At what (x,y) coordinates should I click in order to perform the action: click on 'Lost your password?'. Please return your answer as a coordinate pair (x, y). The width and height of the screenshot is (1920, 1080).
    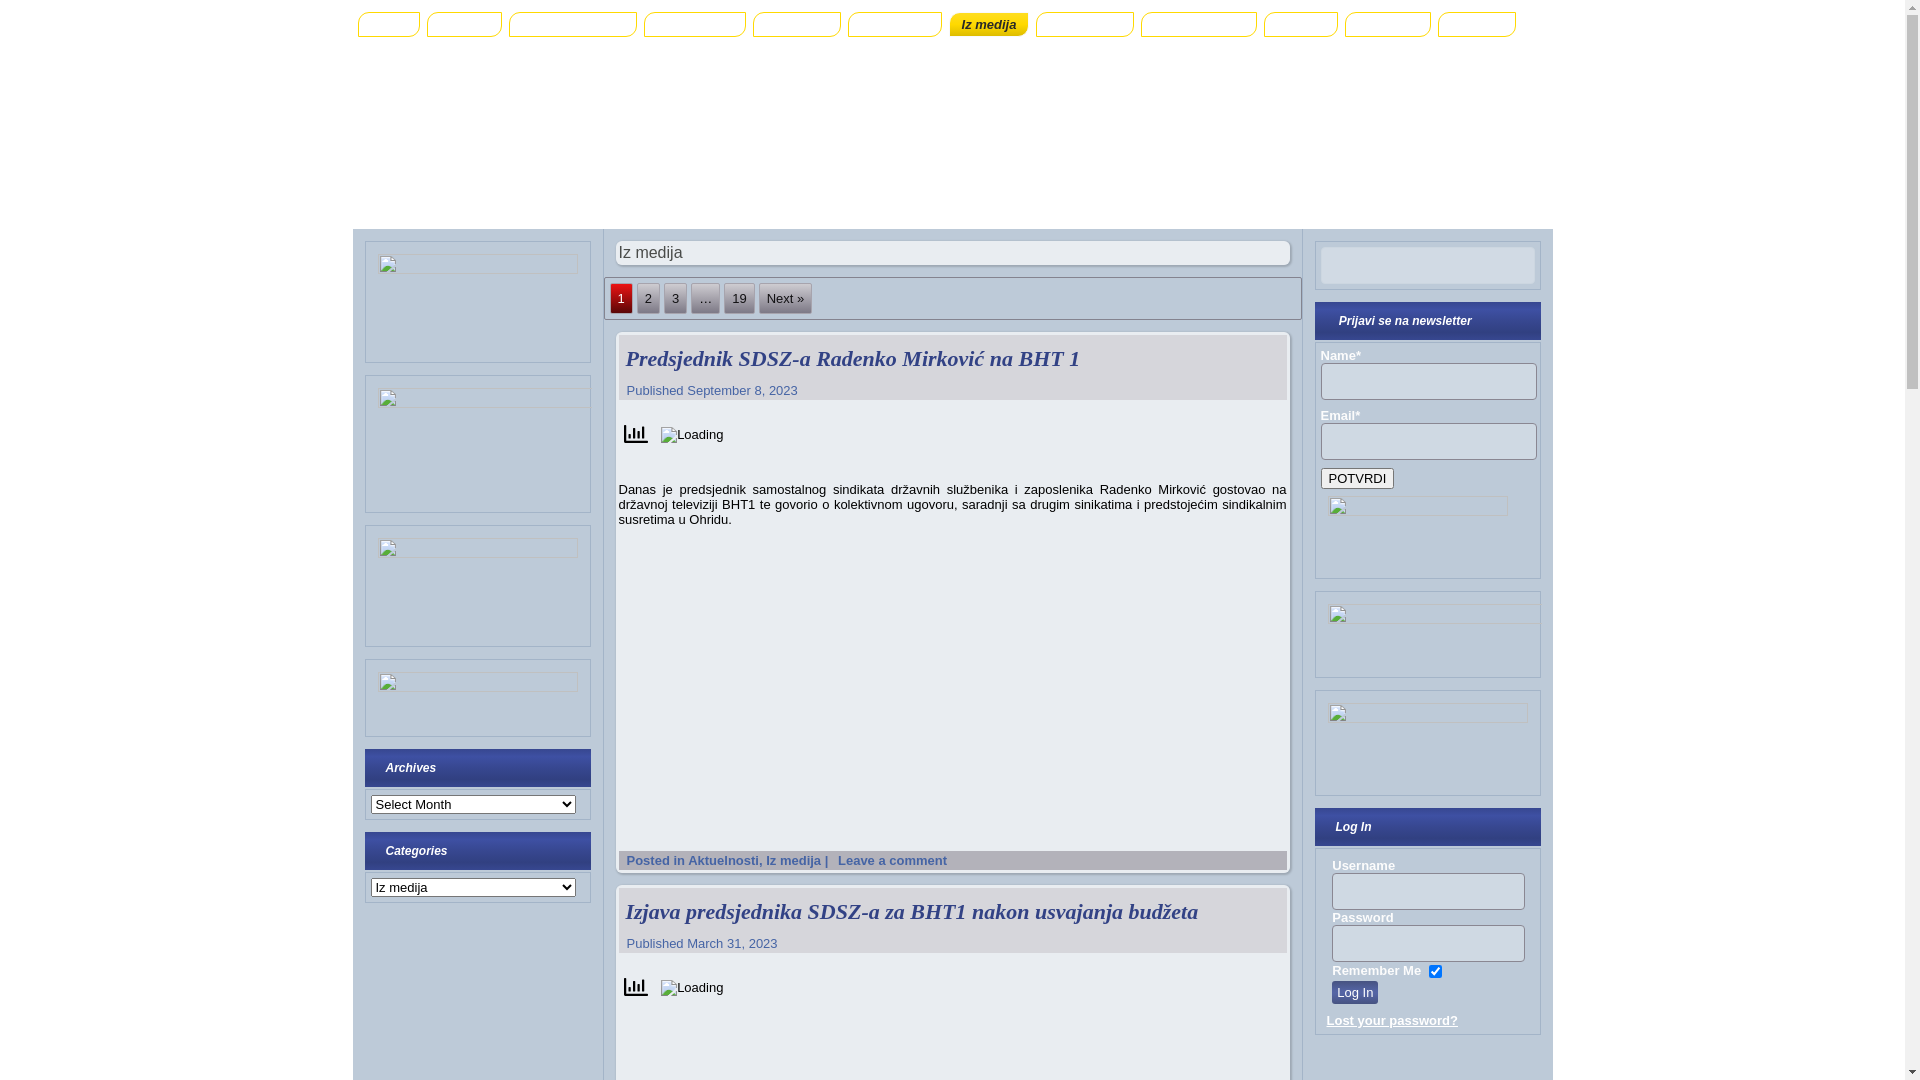
    Looking at the image, I should click on (1390, 1020).